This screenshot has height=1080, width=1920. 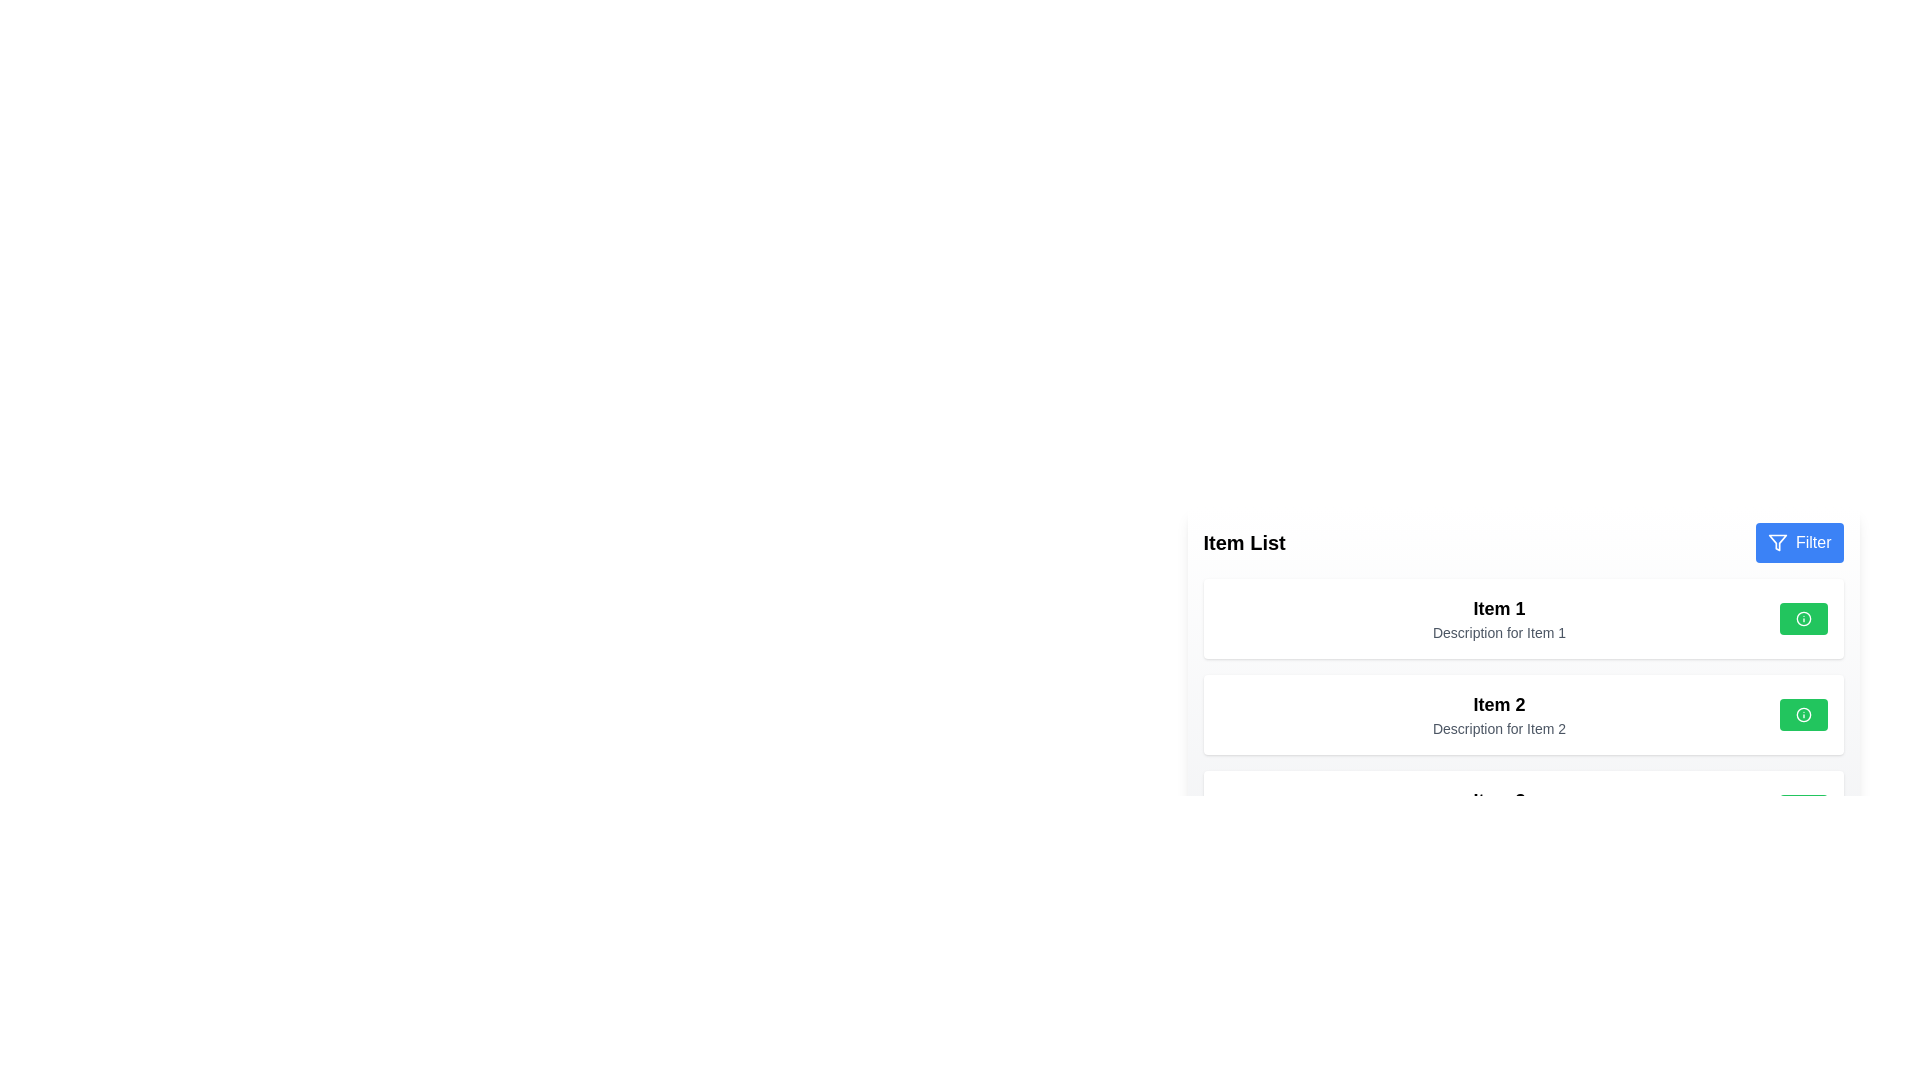 What do you see at coordinates (1803, 617) in the screenshot?
I see `the circular icon with a hollow center located at the right side of the green button in the first item card labeled 'Item 1'` at bounding box center [1803, 617].